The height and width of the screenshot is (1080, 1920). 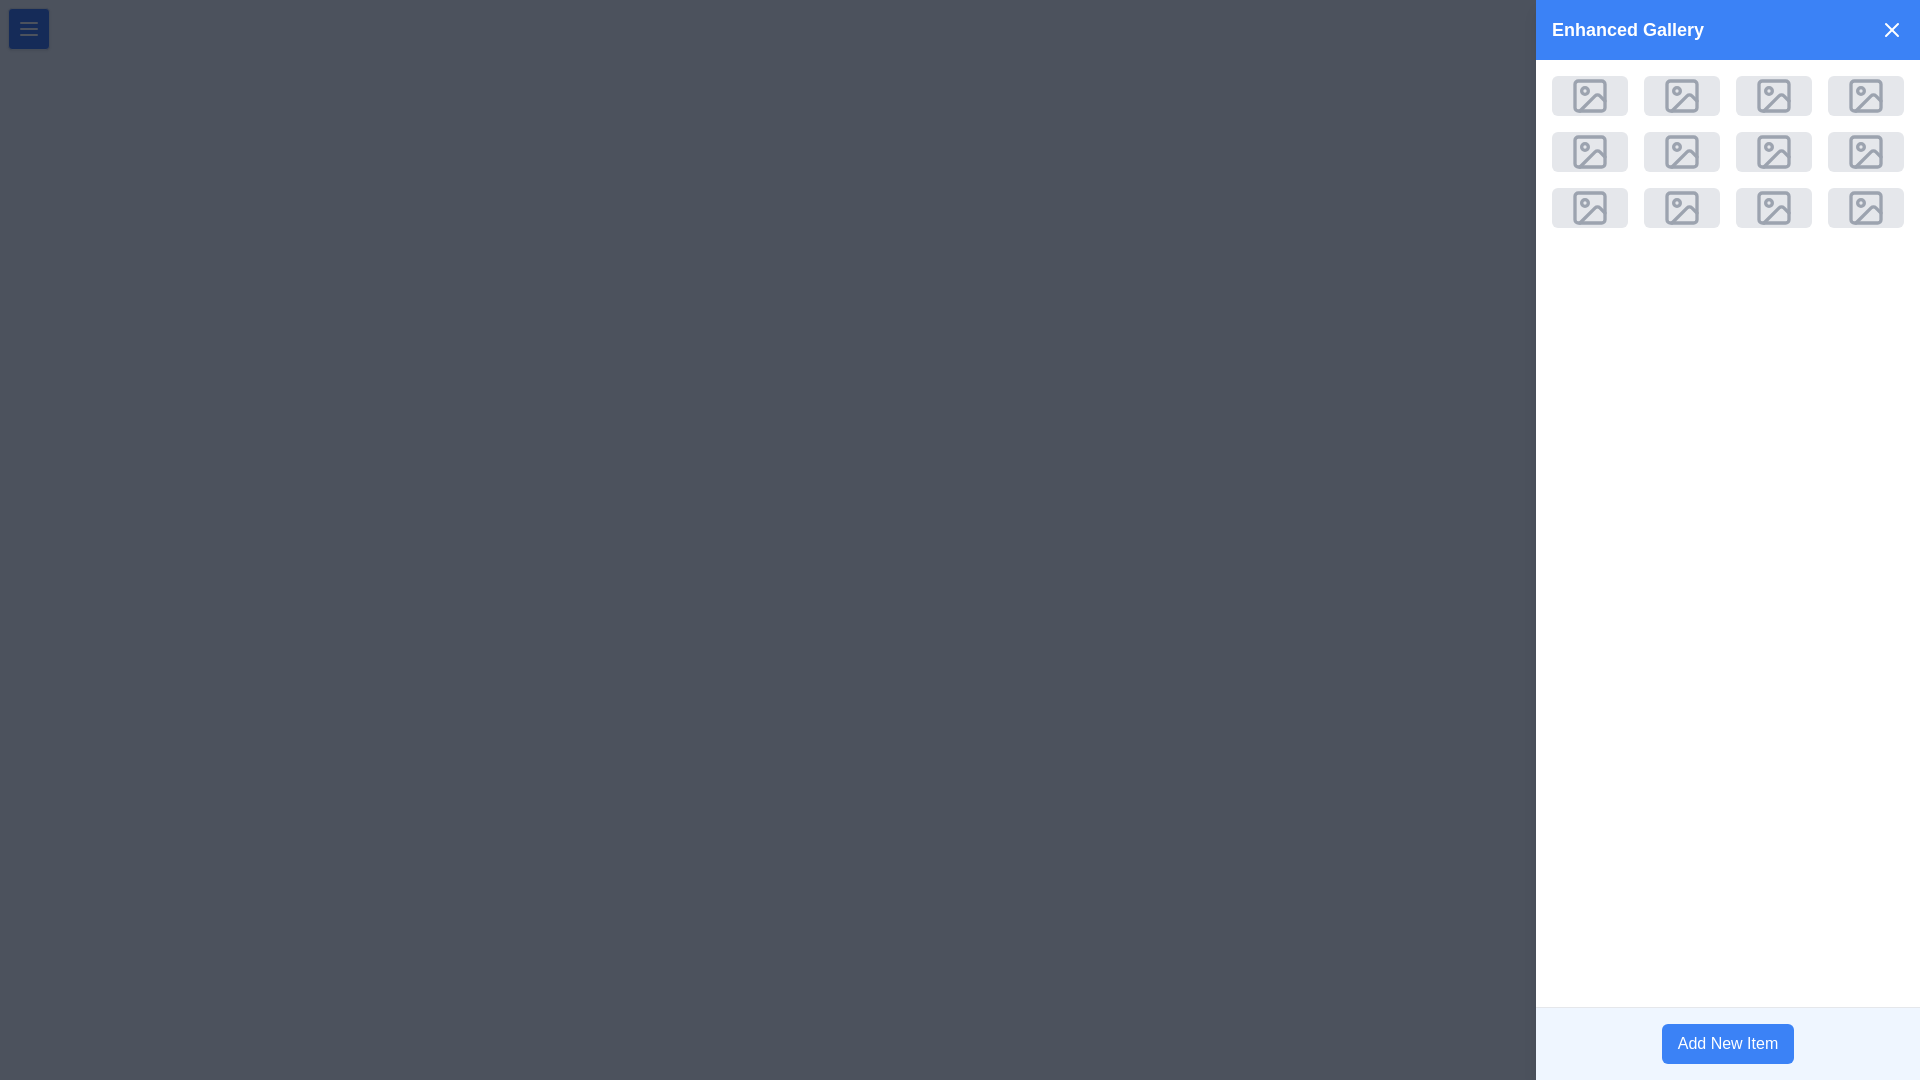 What do you see at coordinates (1774, 208) in the screenshot?
I see `the rectangular icon with rounded corners featuring a gray background and a mountain and sun graphic, located in the bottom row, third column from the left` at bounding box center [1774, 208].